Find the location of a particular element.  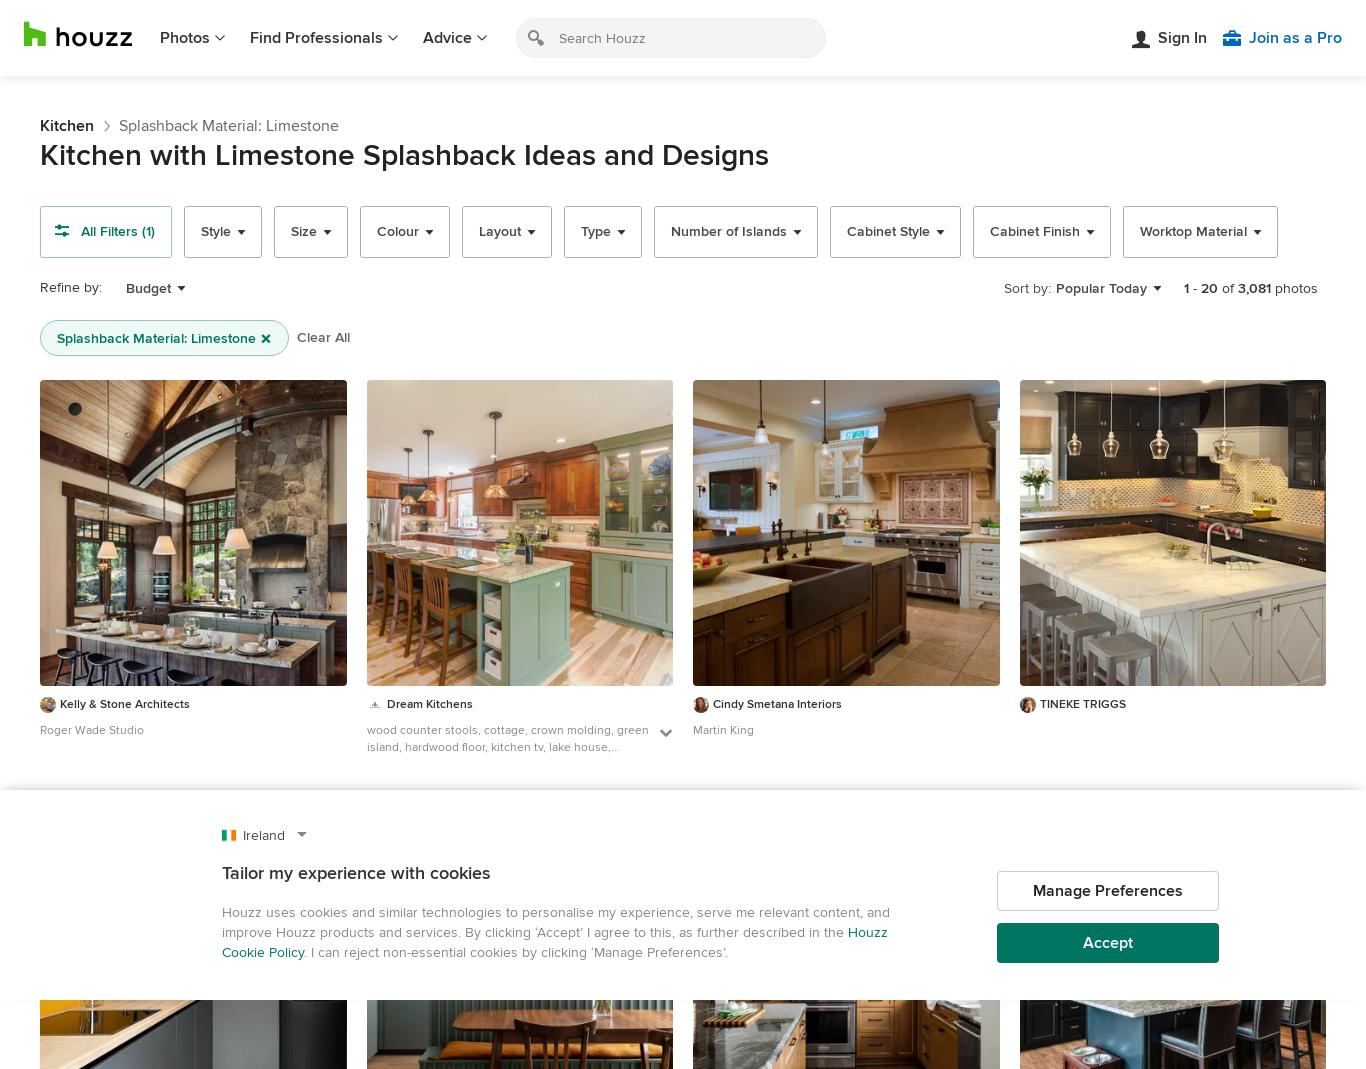

'Cabinet Finish' is located at coordinates (1034, 229).